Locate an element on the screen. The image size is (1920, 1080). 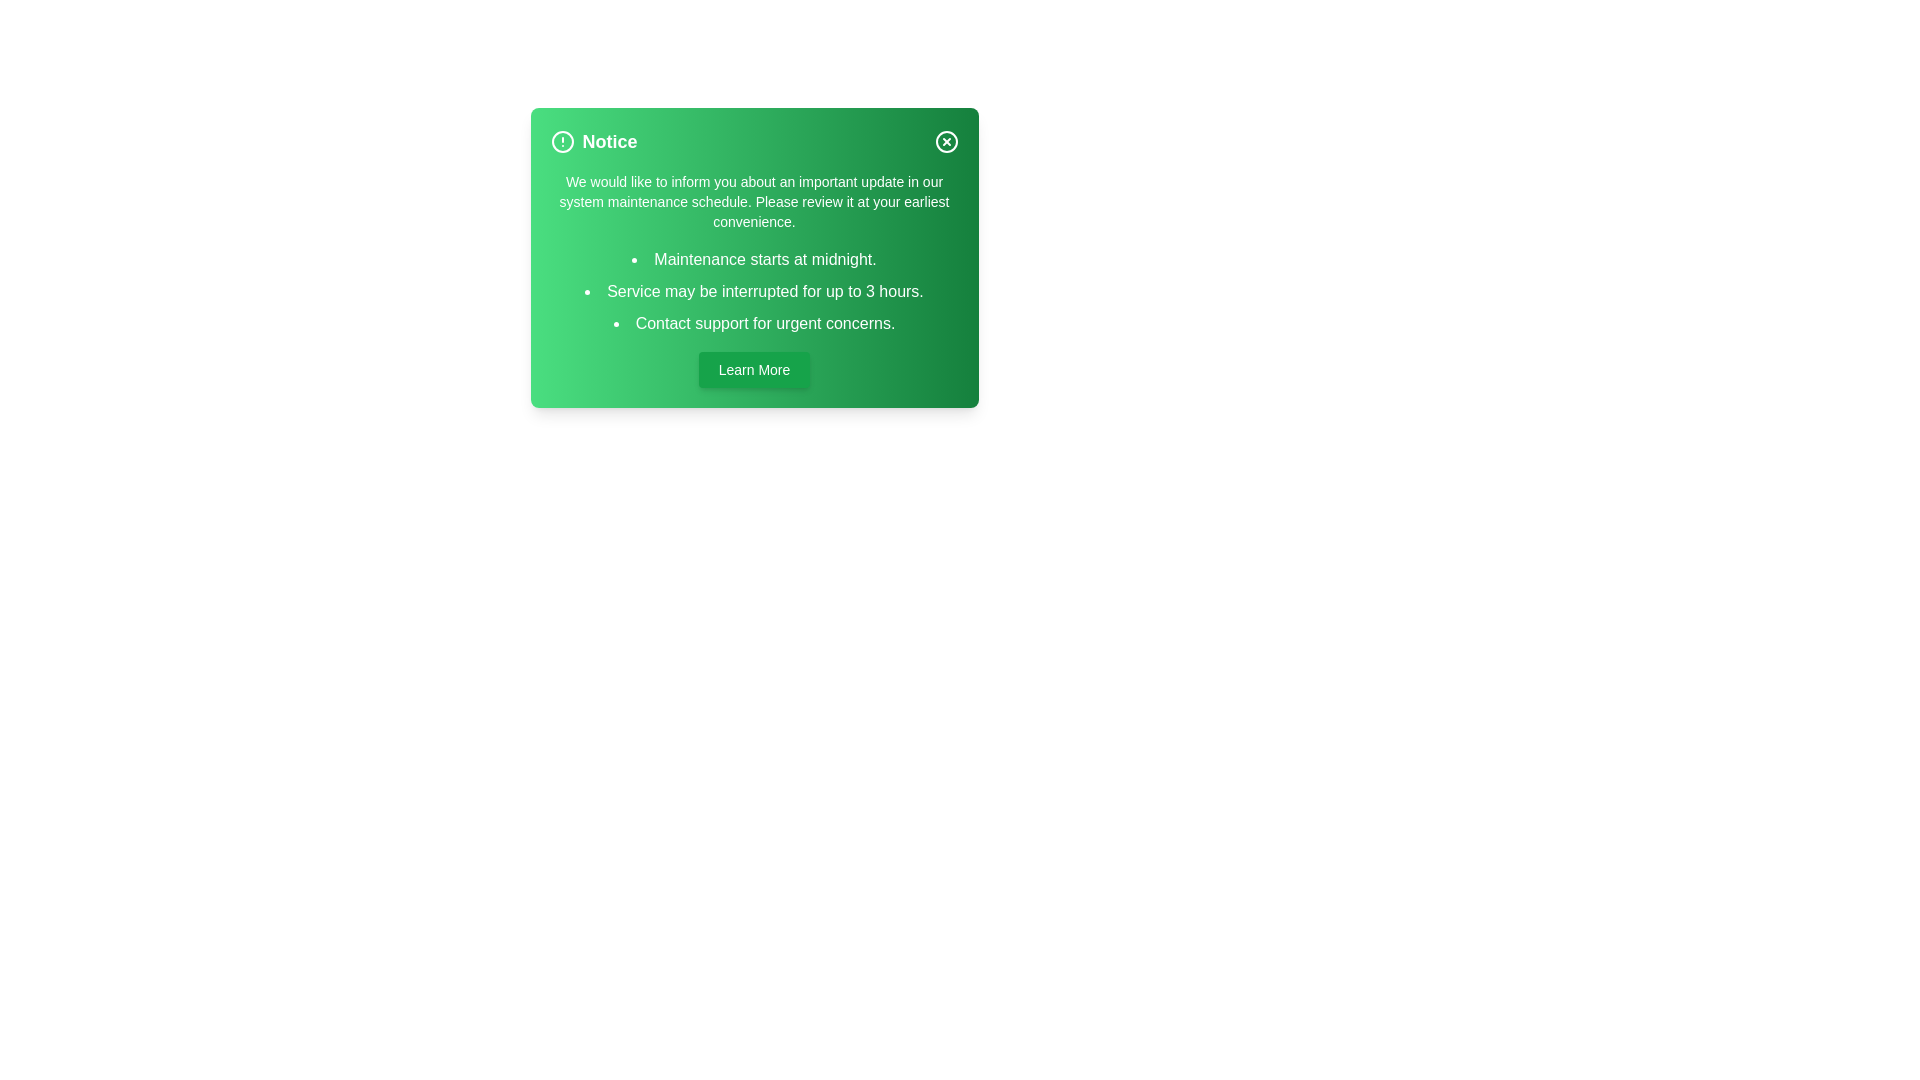
the 'Notice' text label, which is styled as a heading on a green background, located to the right of an alert icon is located at coordinates (608, 141).